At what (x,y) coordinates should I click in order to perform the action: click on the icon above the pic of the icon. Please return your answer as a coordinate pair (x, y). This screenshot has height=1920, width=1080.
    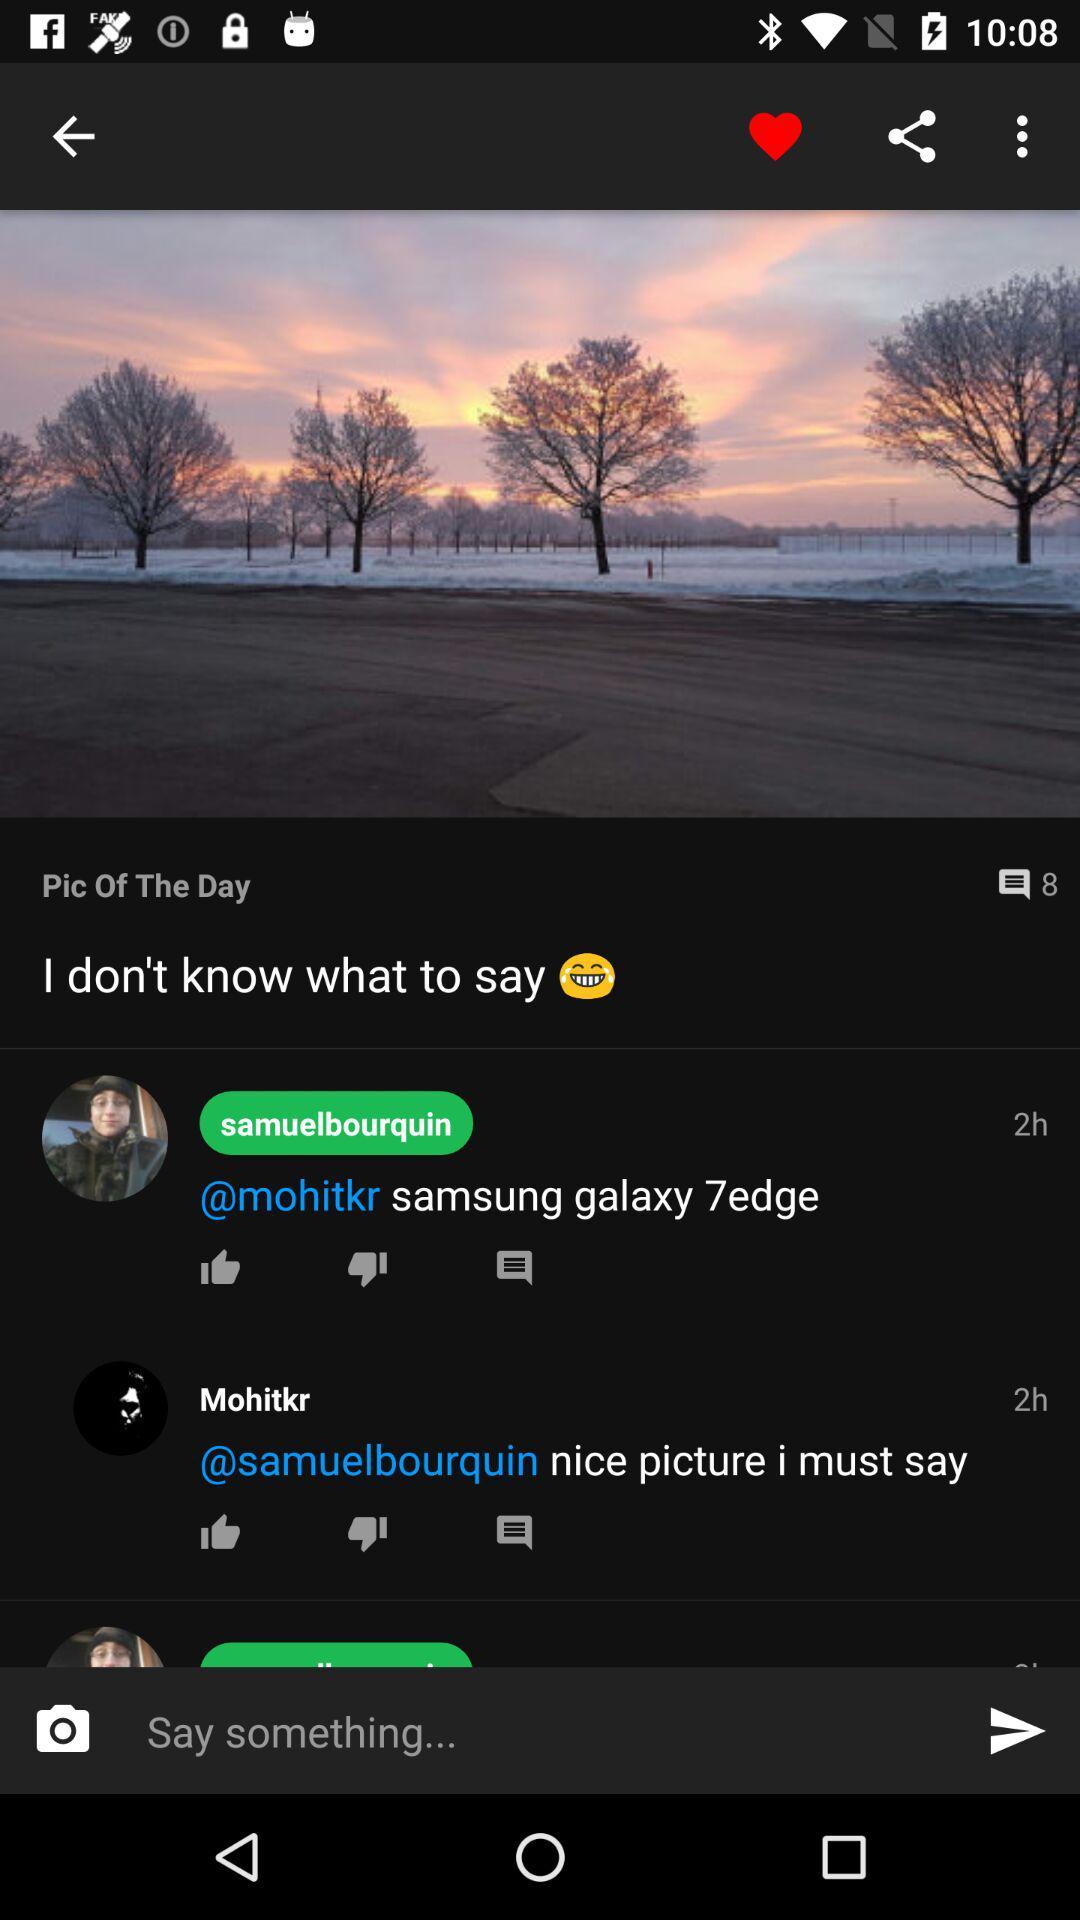
    Looking at the image, I should click on (540, 513).